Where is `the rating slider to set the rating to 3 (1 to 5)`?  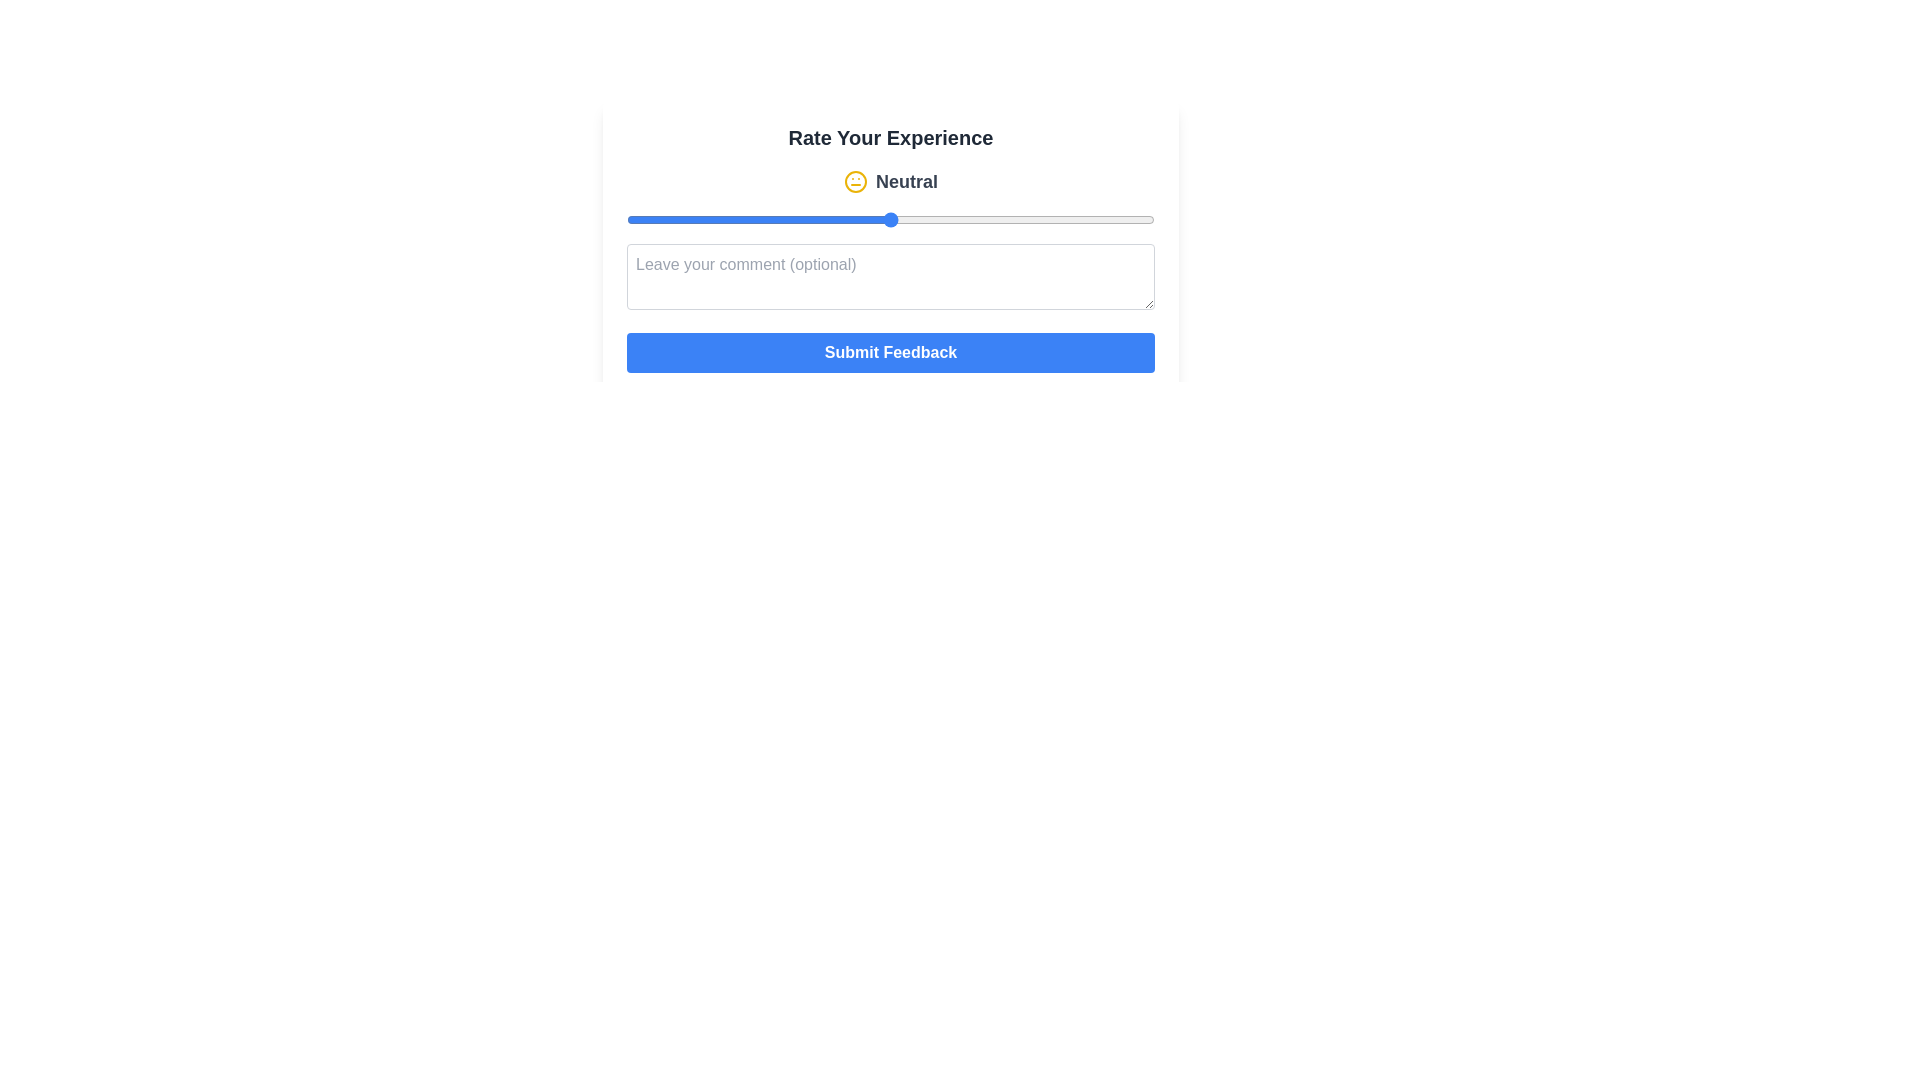
the rating slider to set the rating to 3 (1 to 5) is located at coordinates (890, 219).